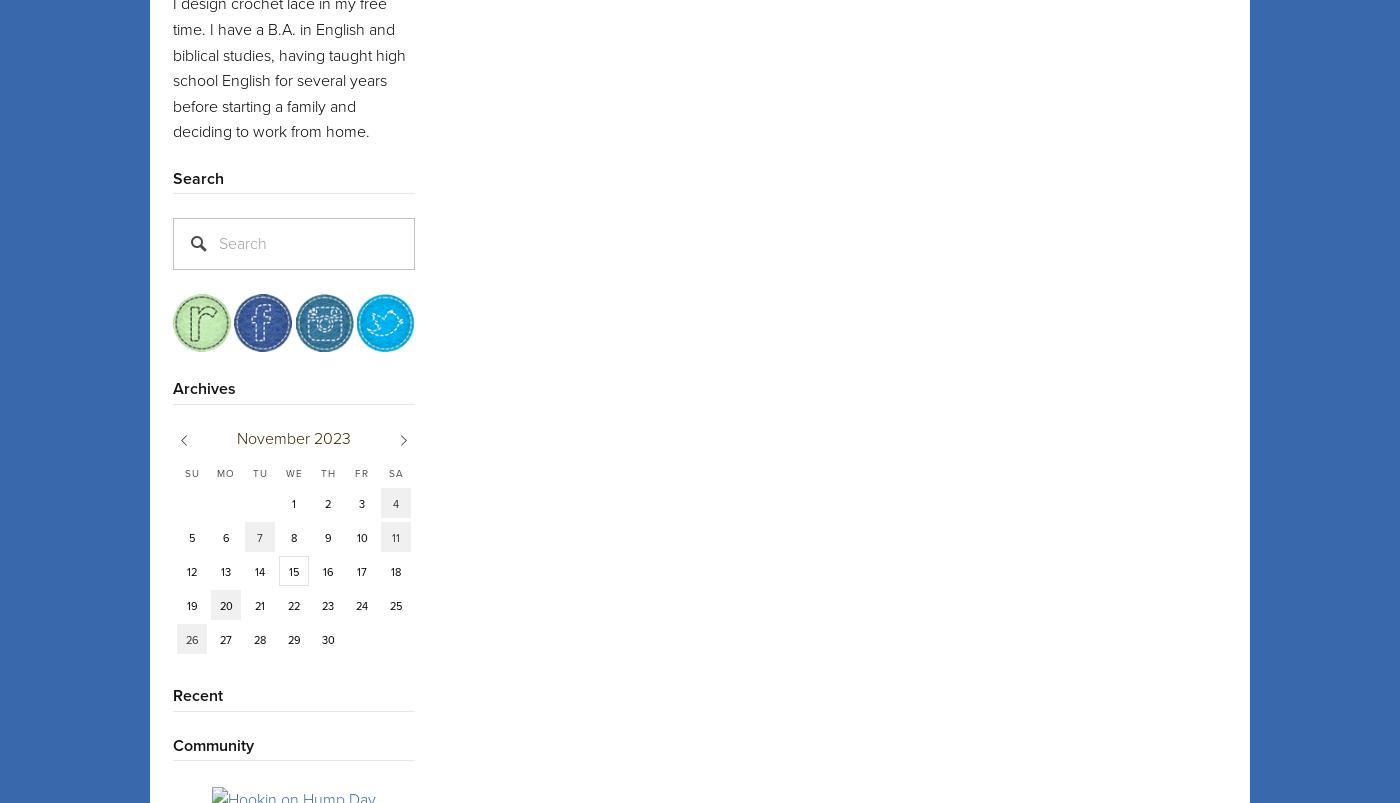  I want to click on '24', so click(362, 605).